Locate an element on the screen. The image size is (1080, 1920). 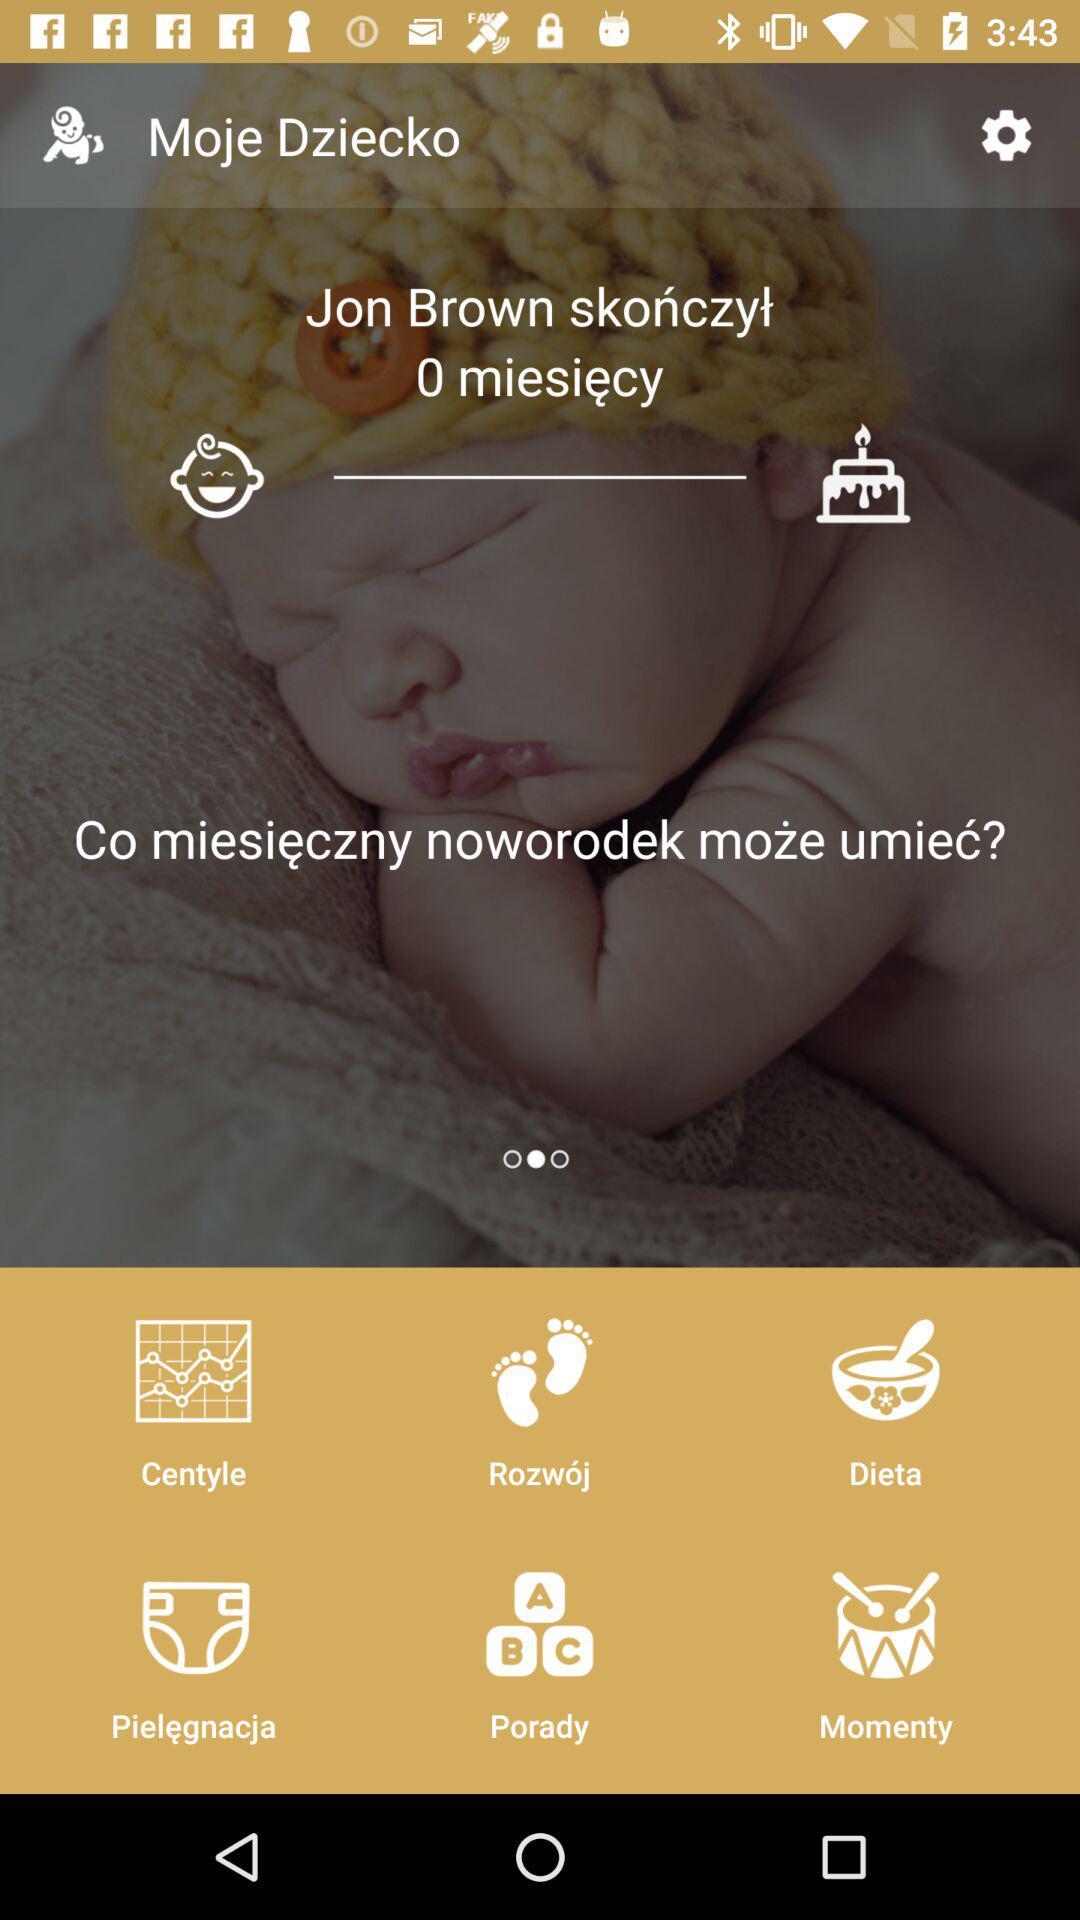
the momenty is located at coordinates (884, 1646).